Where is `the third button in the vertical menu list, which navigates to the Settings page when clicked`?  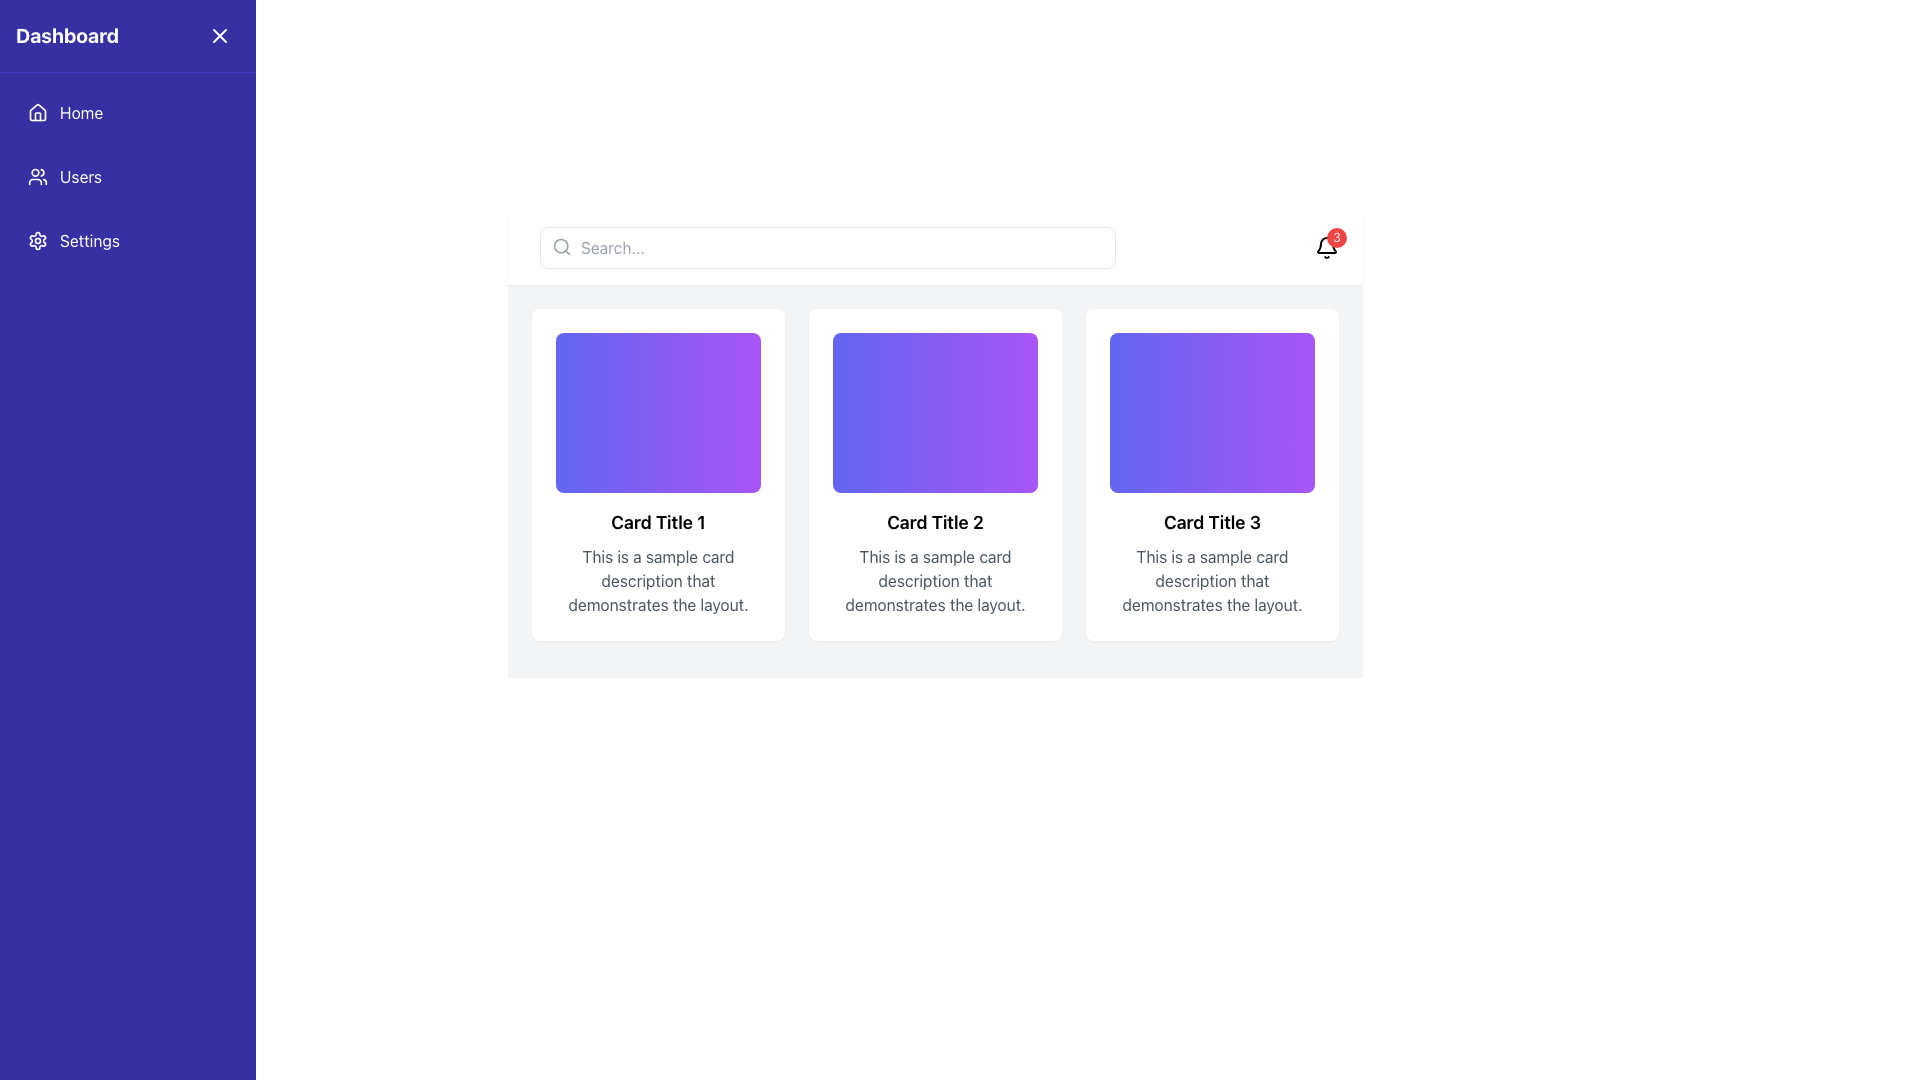 the third button in the vertical menu list, which navigates to the Settings page when clicked is located at coordinates (127, 239).